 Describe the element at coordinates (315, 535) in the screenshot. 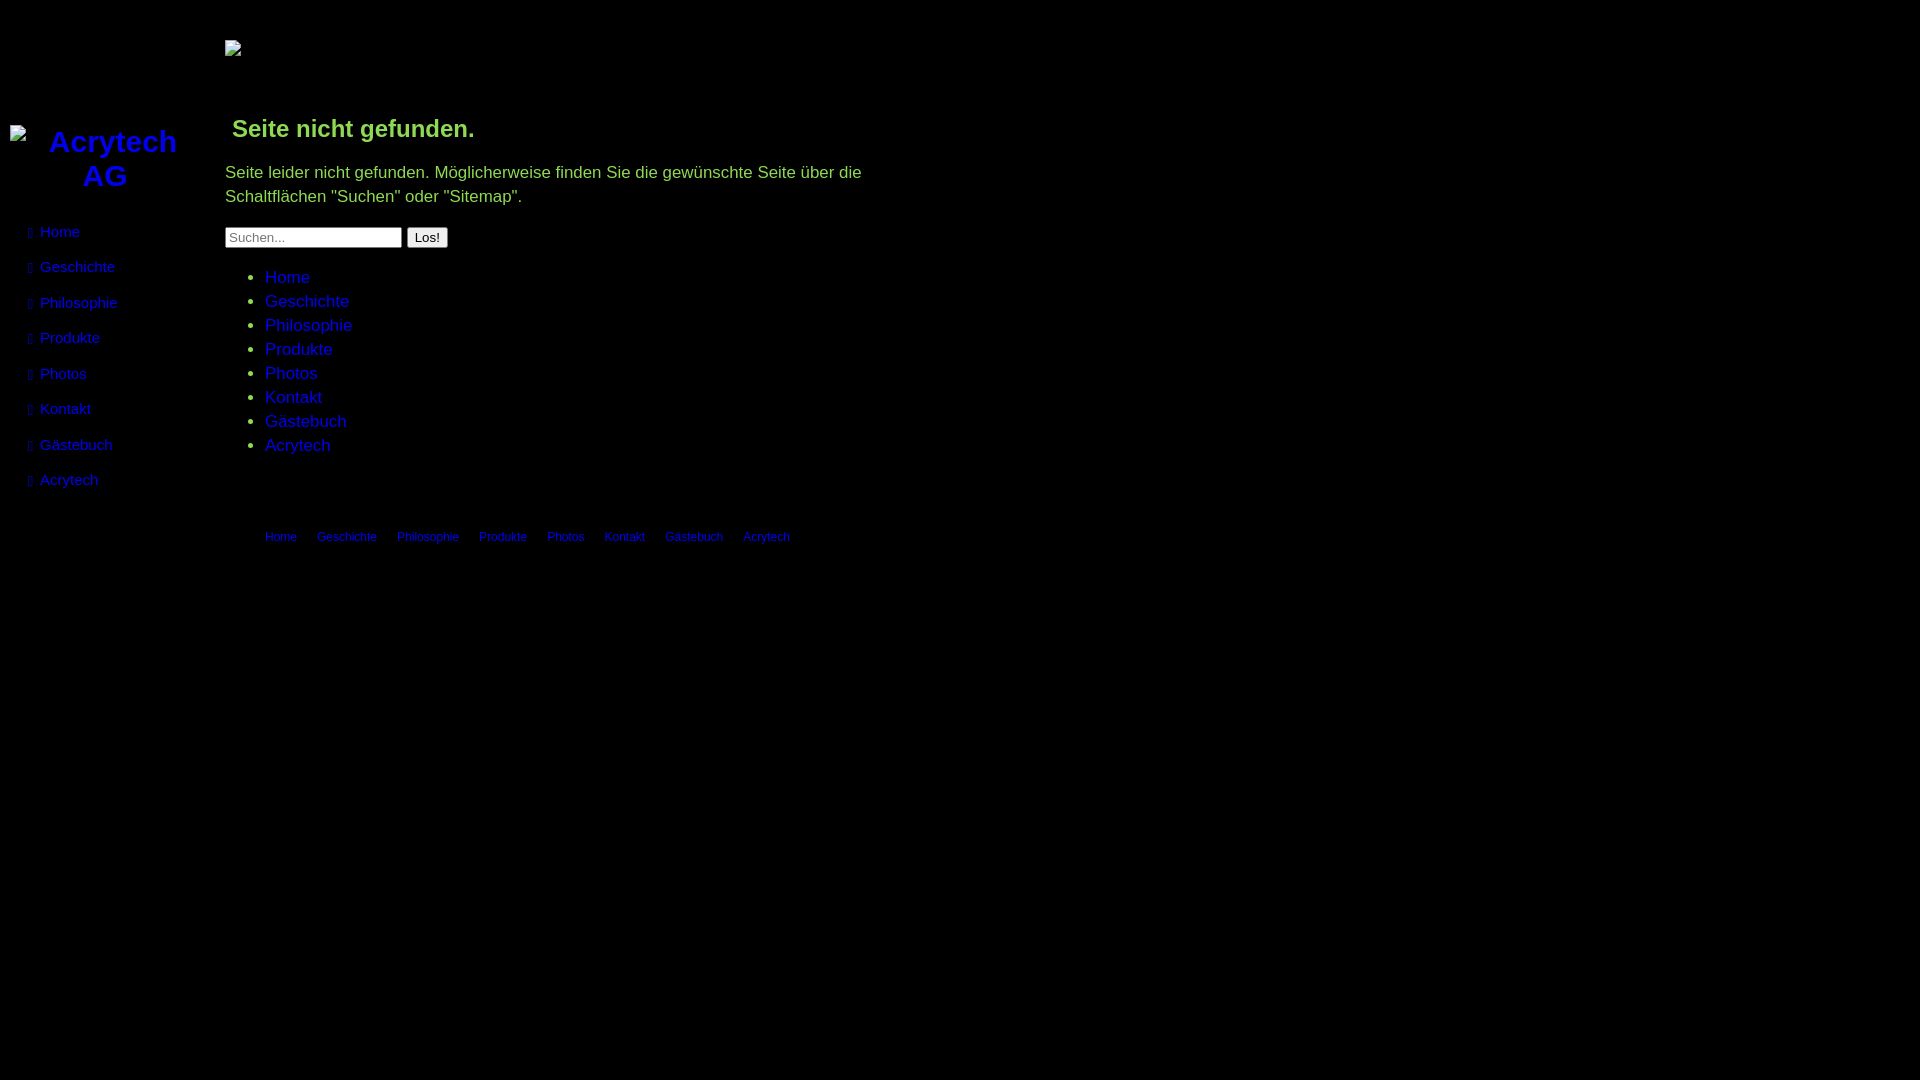

I see `'Geschichte'` at that location.